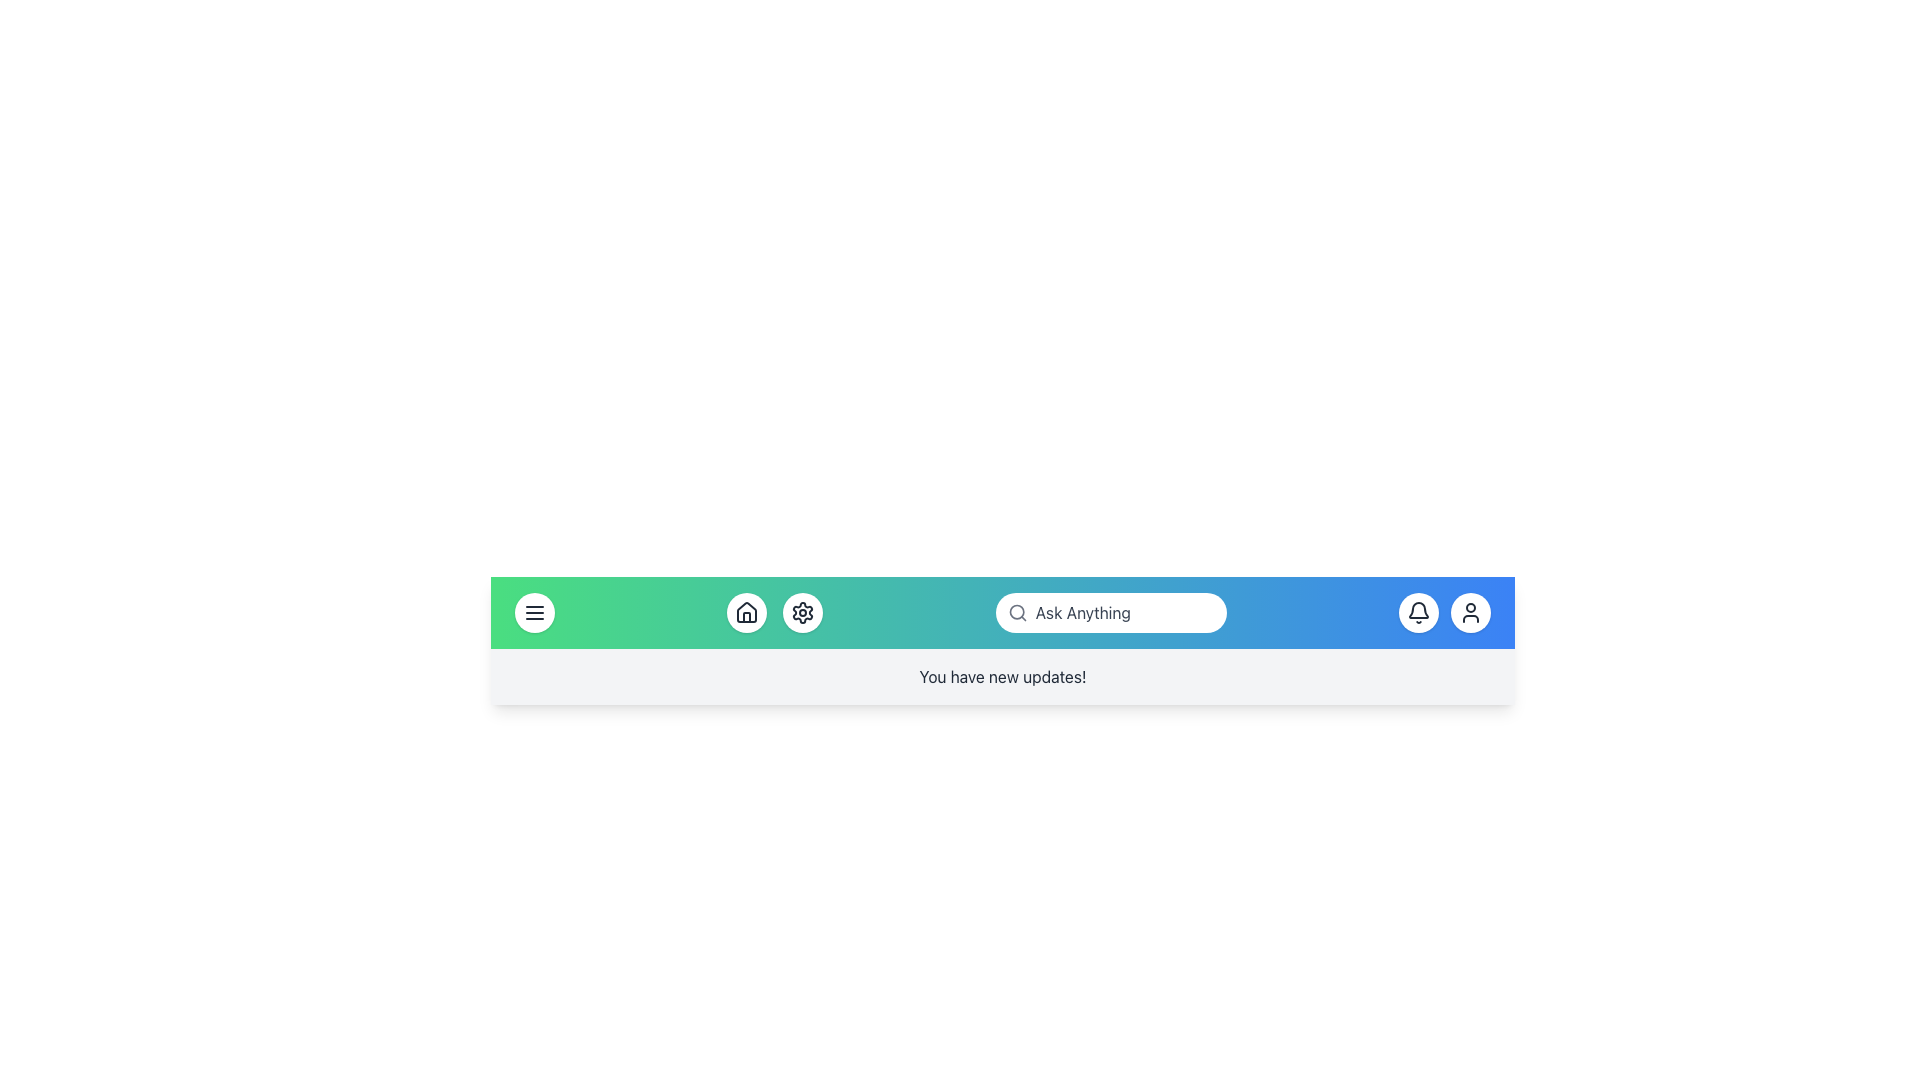 The width and height of the screenshot is (1920, 1080). What do you see at coordinates (1470, 612) in the screenshot?
I see `the user icon button located in the top-right corner of the header bar` at bounding box center [1470, 612].